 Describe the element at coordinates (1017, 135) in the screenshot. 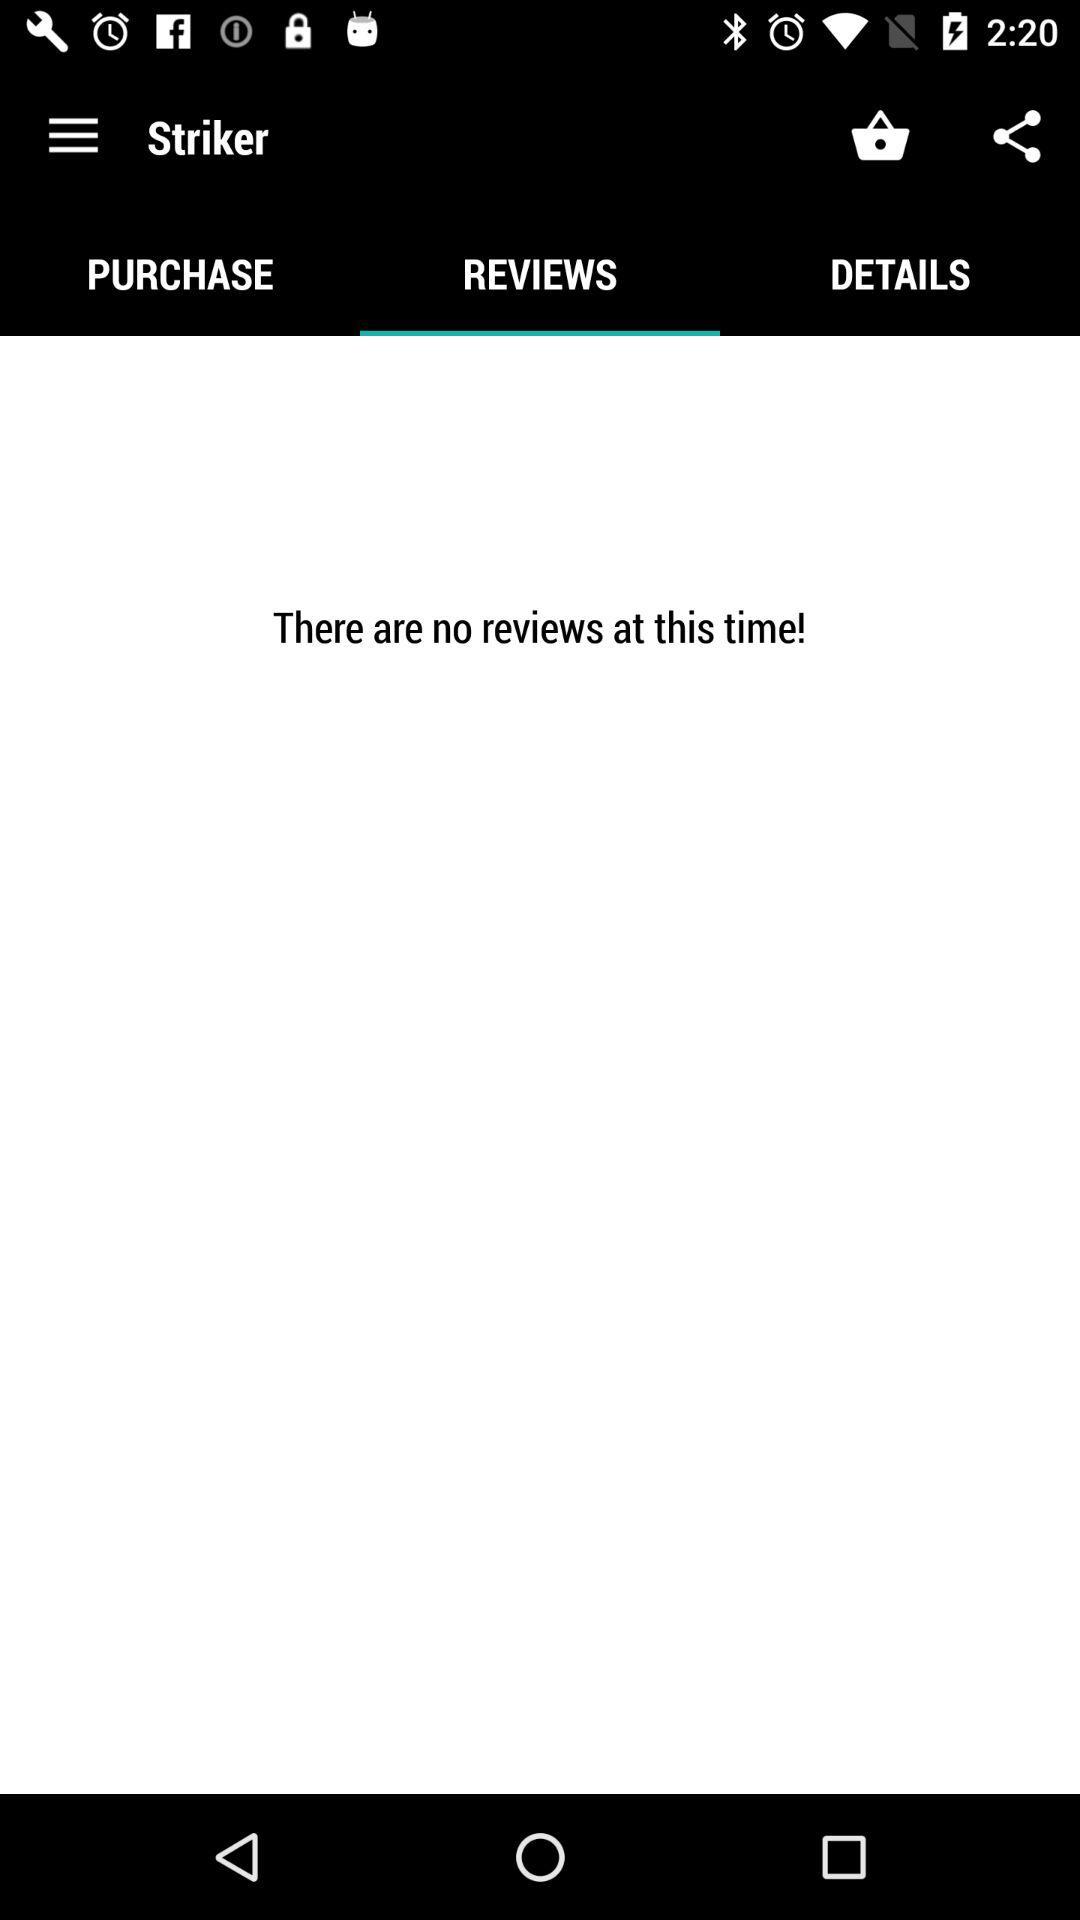

I see `icon above details item` at that location.